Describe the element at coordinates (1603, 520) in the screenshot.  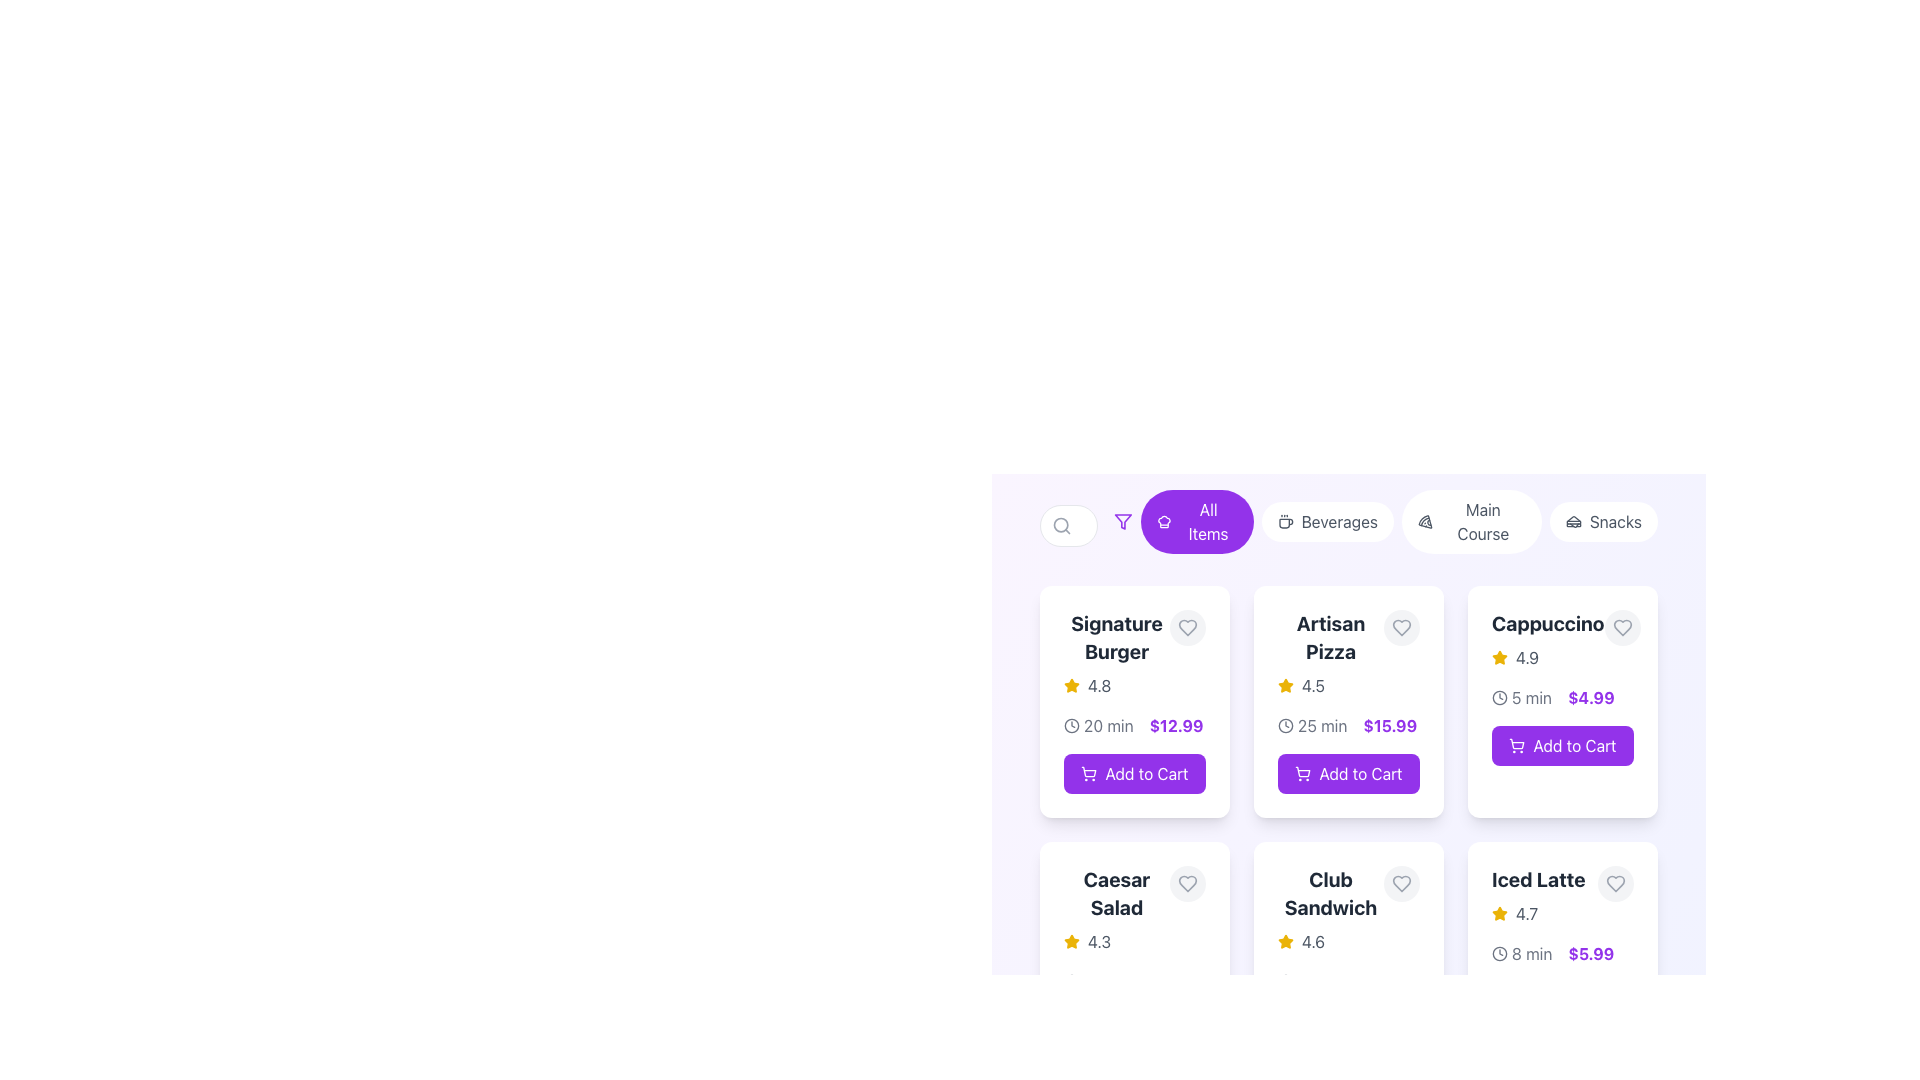
I see `the 'Snacks' category selector button` at that location.